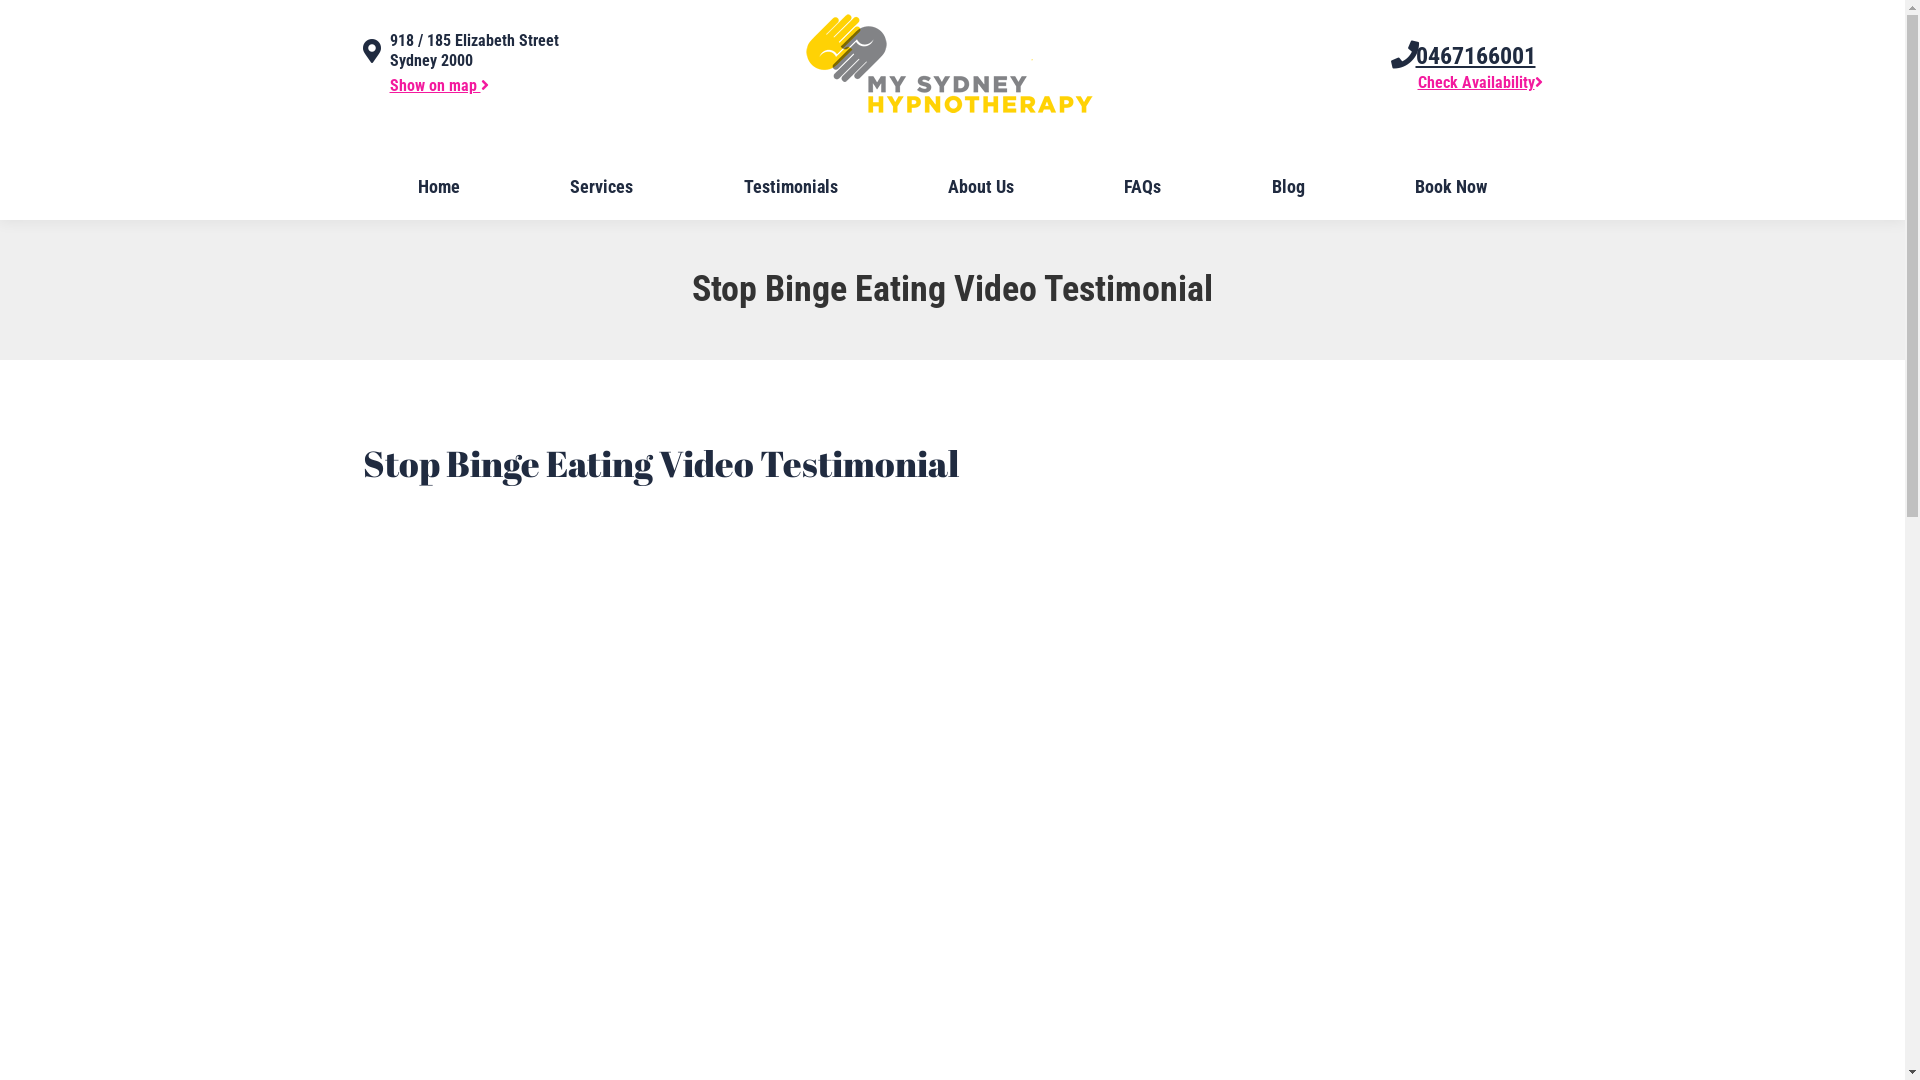 Image resolution: width=1920 pixels, height=1080 pixels. Describe the element at coordinates (1416, 81) in the screenshot. I see `'Check Availability'` at that location.